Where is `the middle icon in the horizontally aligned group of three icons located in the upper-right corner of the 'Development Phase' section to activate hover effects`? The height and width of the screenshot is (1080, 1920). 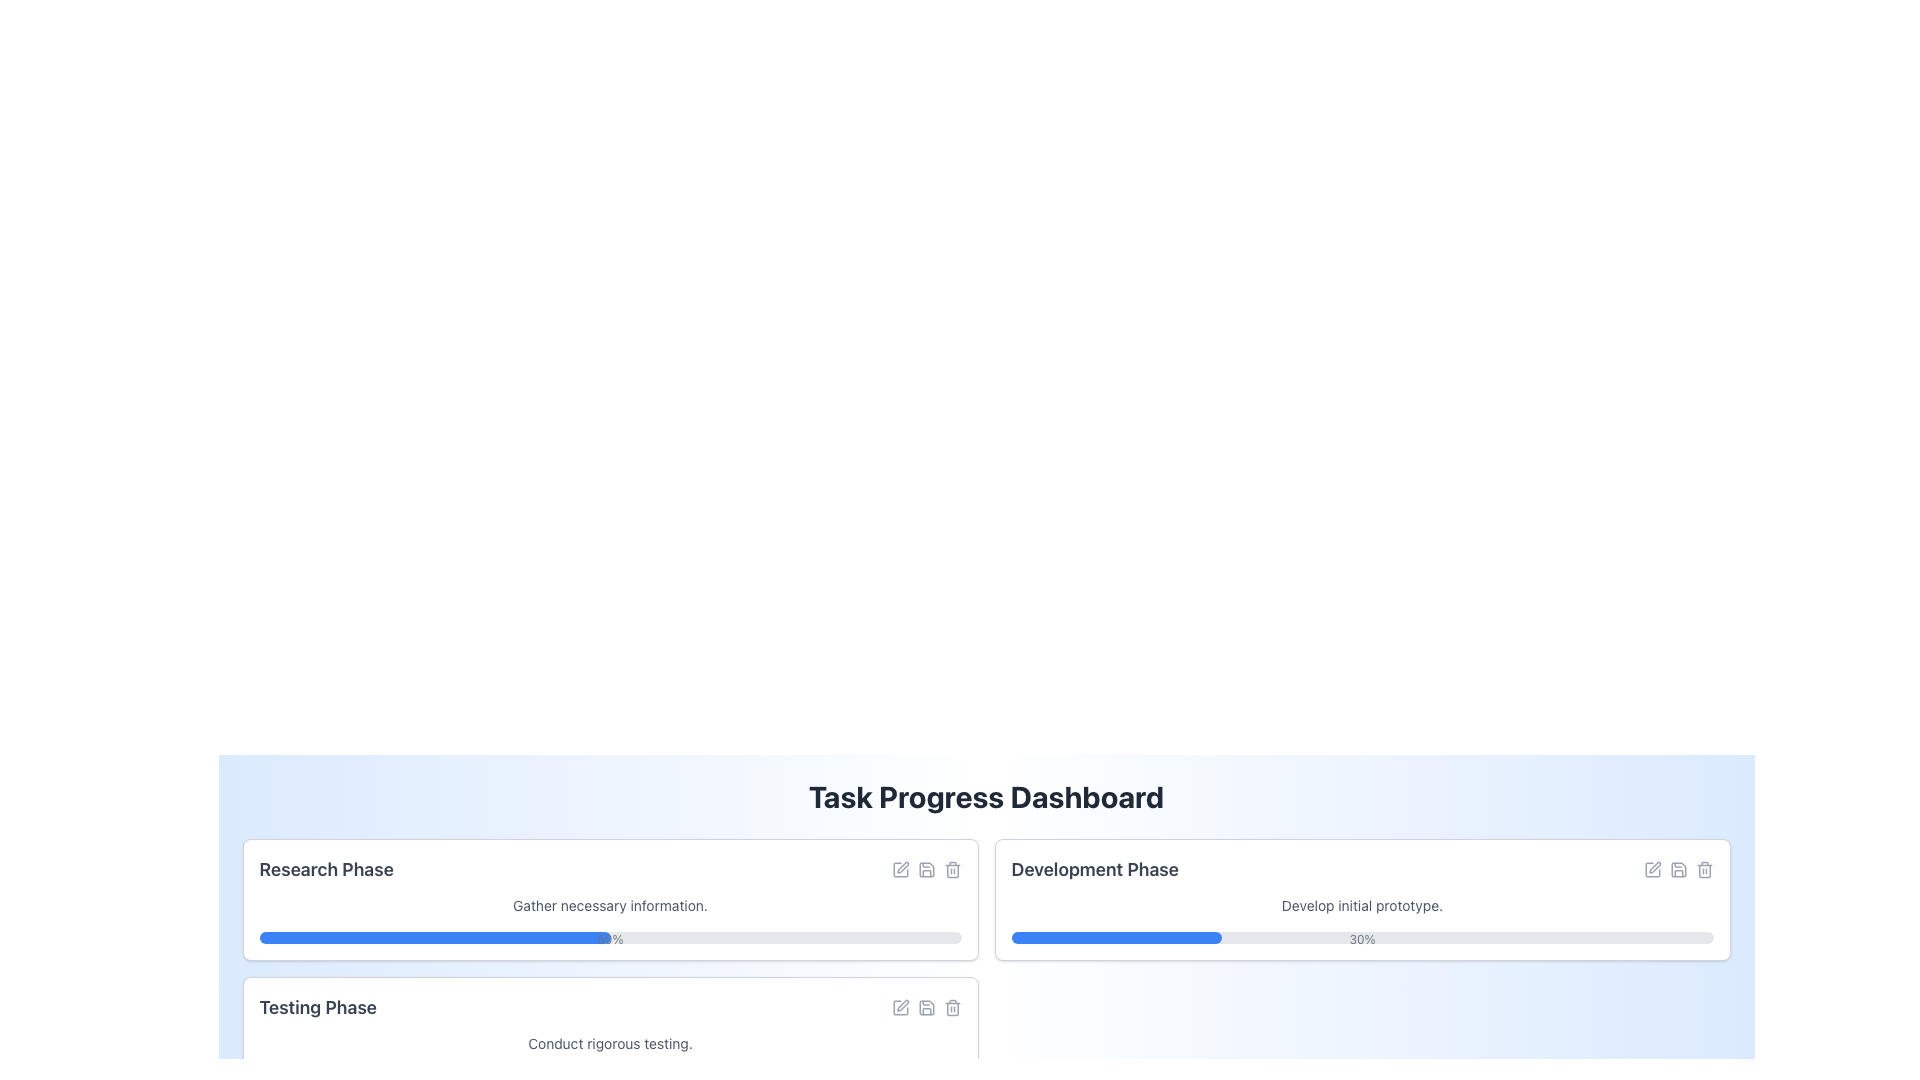 the middle icon in the horizontally aligned group of three icons located in the upper-right corner of the 'Development Phase' section to activate hover effects is located at coordinates (1678, 869).